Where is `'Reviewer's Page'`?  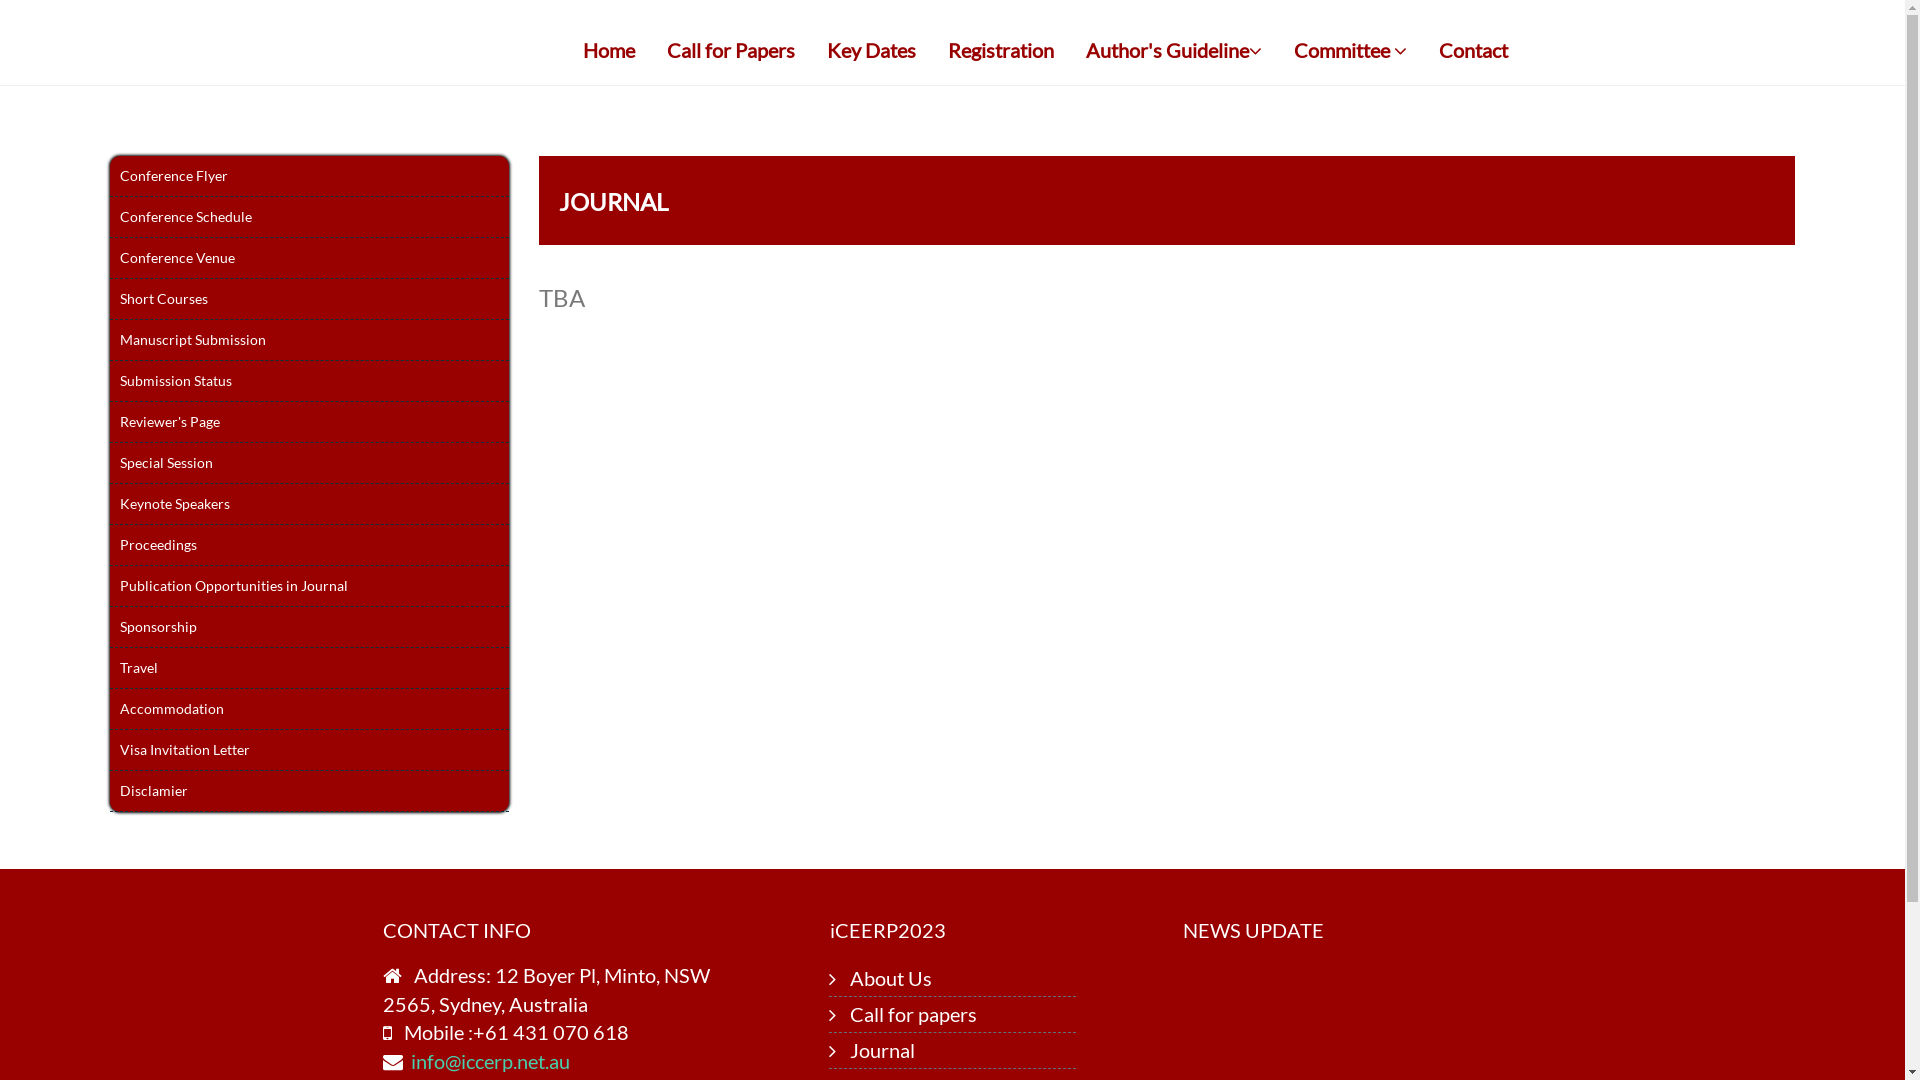 'Reviewer's Page' is located at coordinates (308, 421).